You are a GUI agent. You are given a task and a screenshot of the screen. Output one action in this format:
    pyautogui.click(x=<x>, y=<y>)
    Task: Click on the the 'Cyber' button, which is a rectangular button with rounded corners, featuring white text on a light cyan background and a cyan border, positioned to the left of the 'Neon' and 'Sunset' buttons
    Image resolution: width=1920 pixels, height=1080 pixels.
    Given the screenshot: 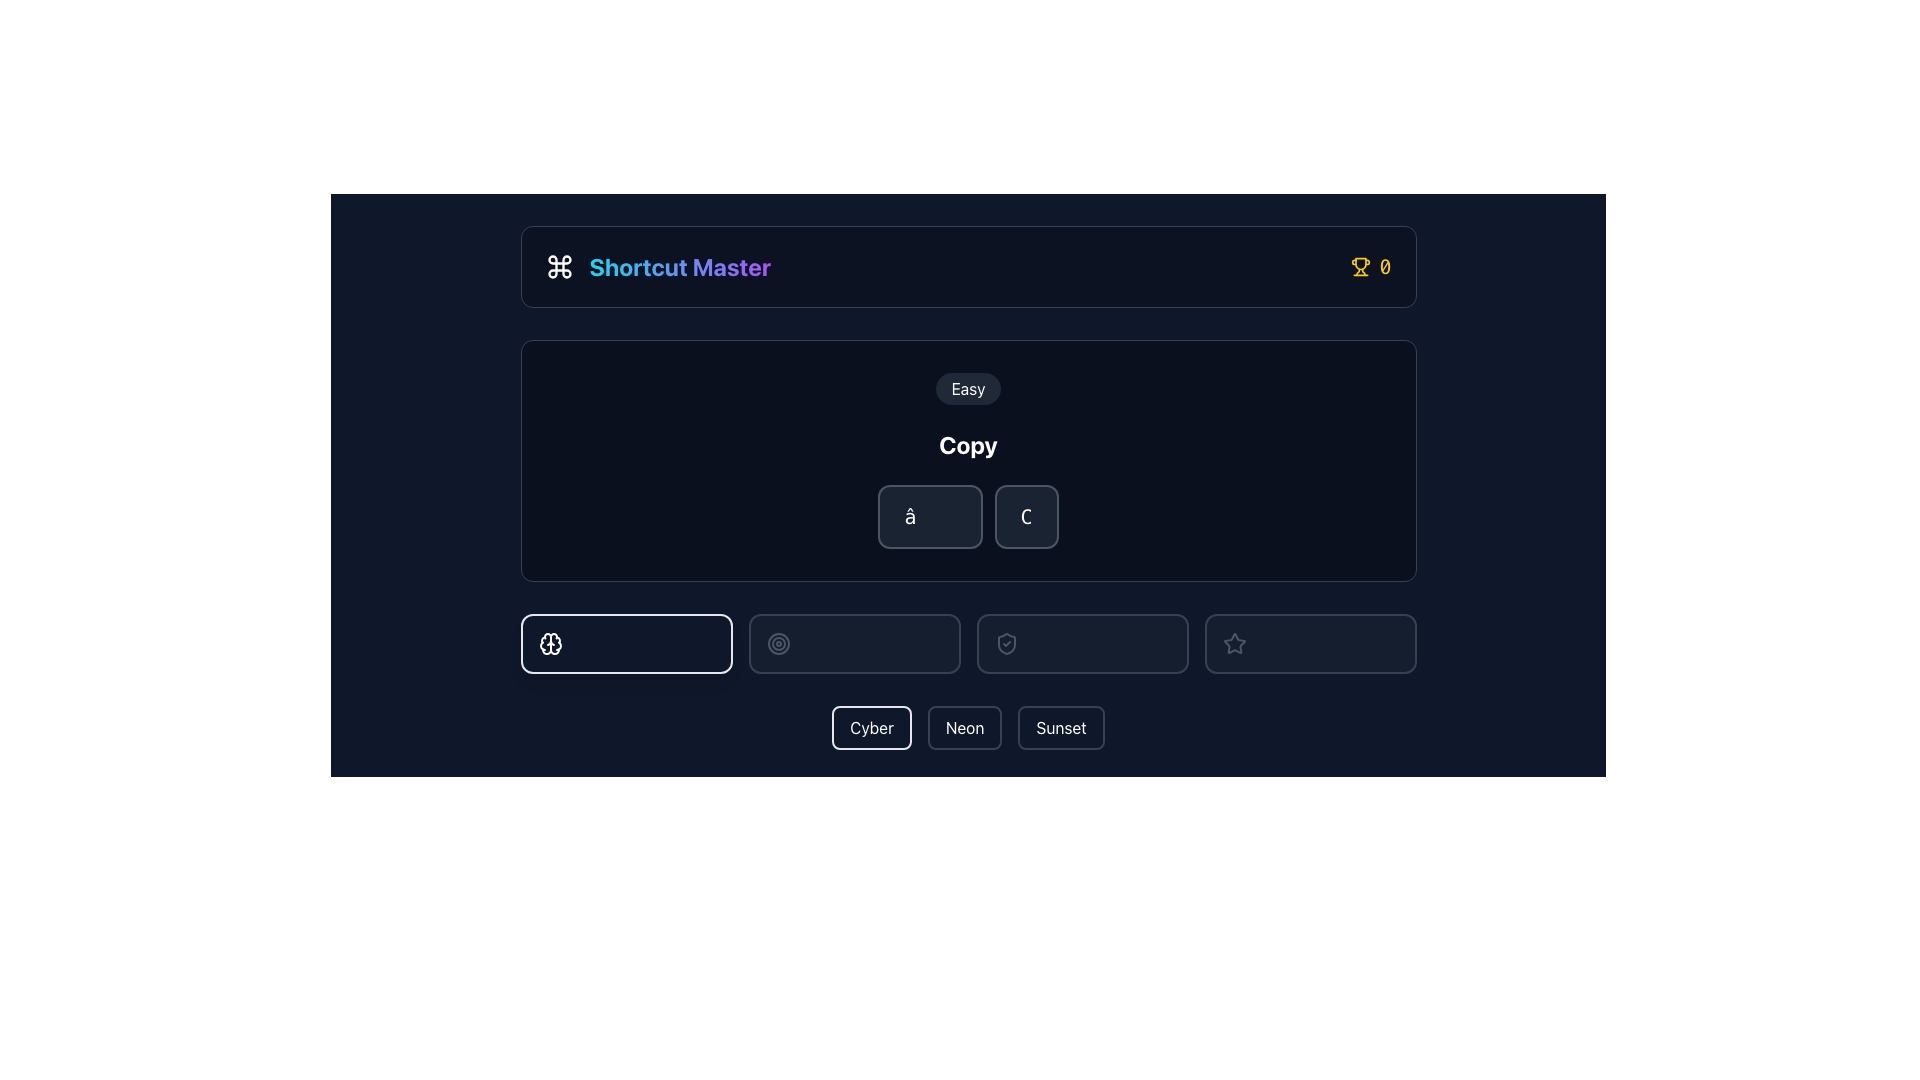 What is the action you would take?
    pyautogui.click(x=872, y=728)
    